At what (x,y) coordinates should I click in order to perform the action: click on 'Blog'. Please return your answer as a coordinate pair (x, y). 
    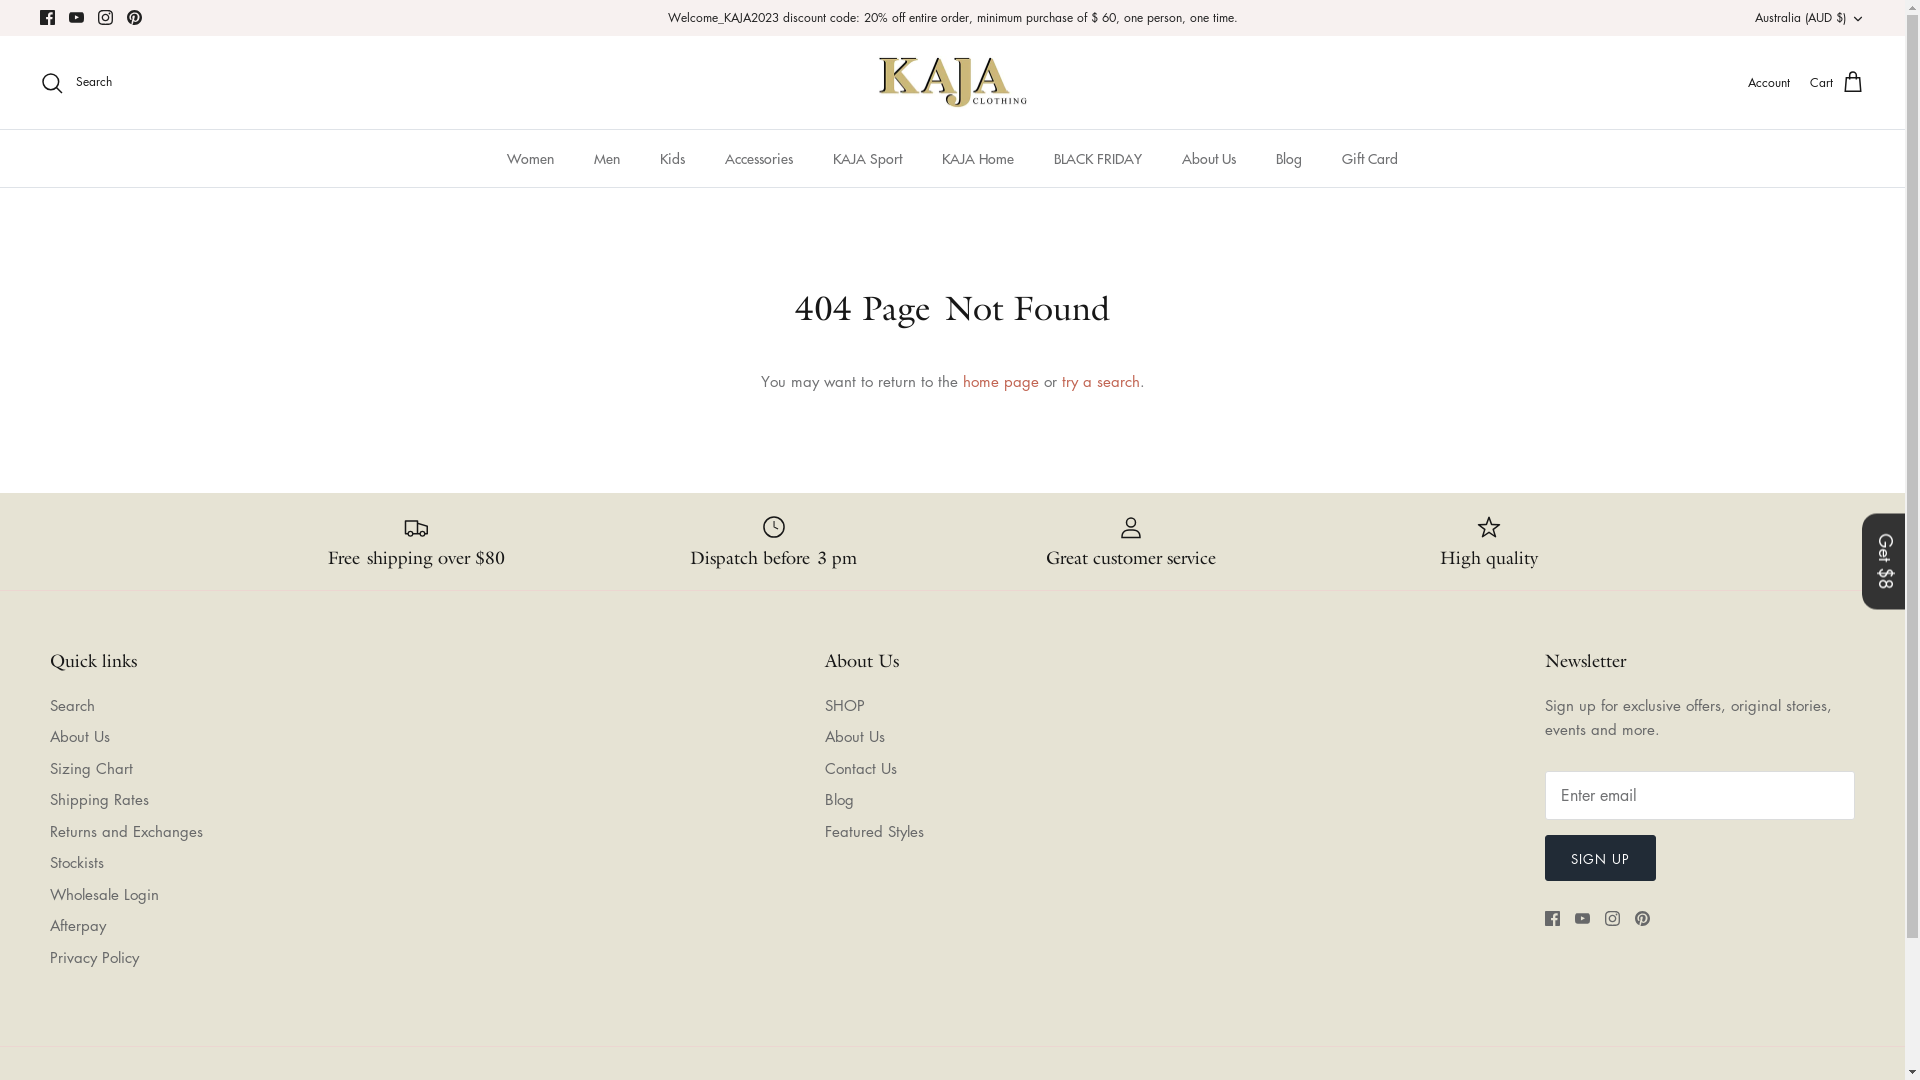
    Looking at the image, I should click on (838, 797).